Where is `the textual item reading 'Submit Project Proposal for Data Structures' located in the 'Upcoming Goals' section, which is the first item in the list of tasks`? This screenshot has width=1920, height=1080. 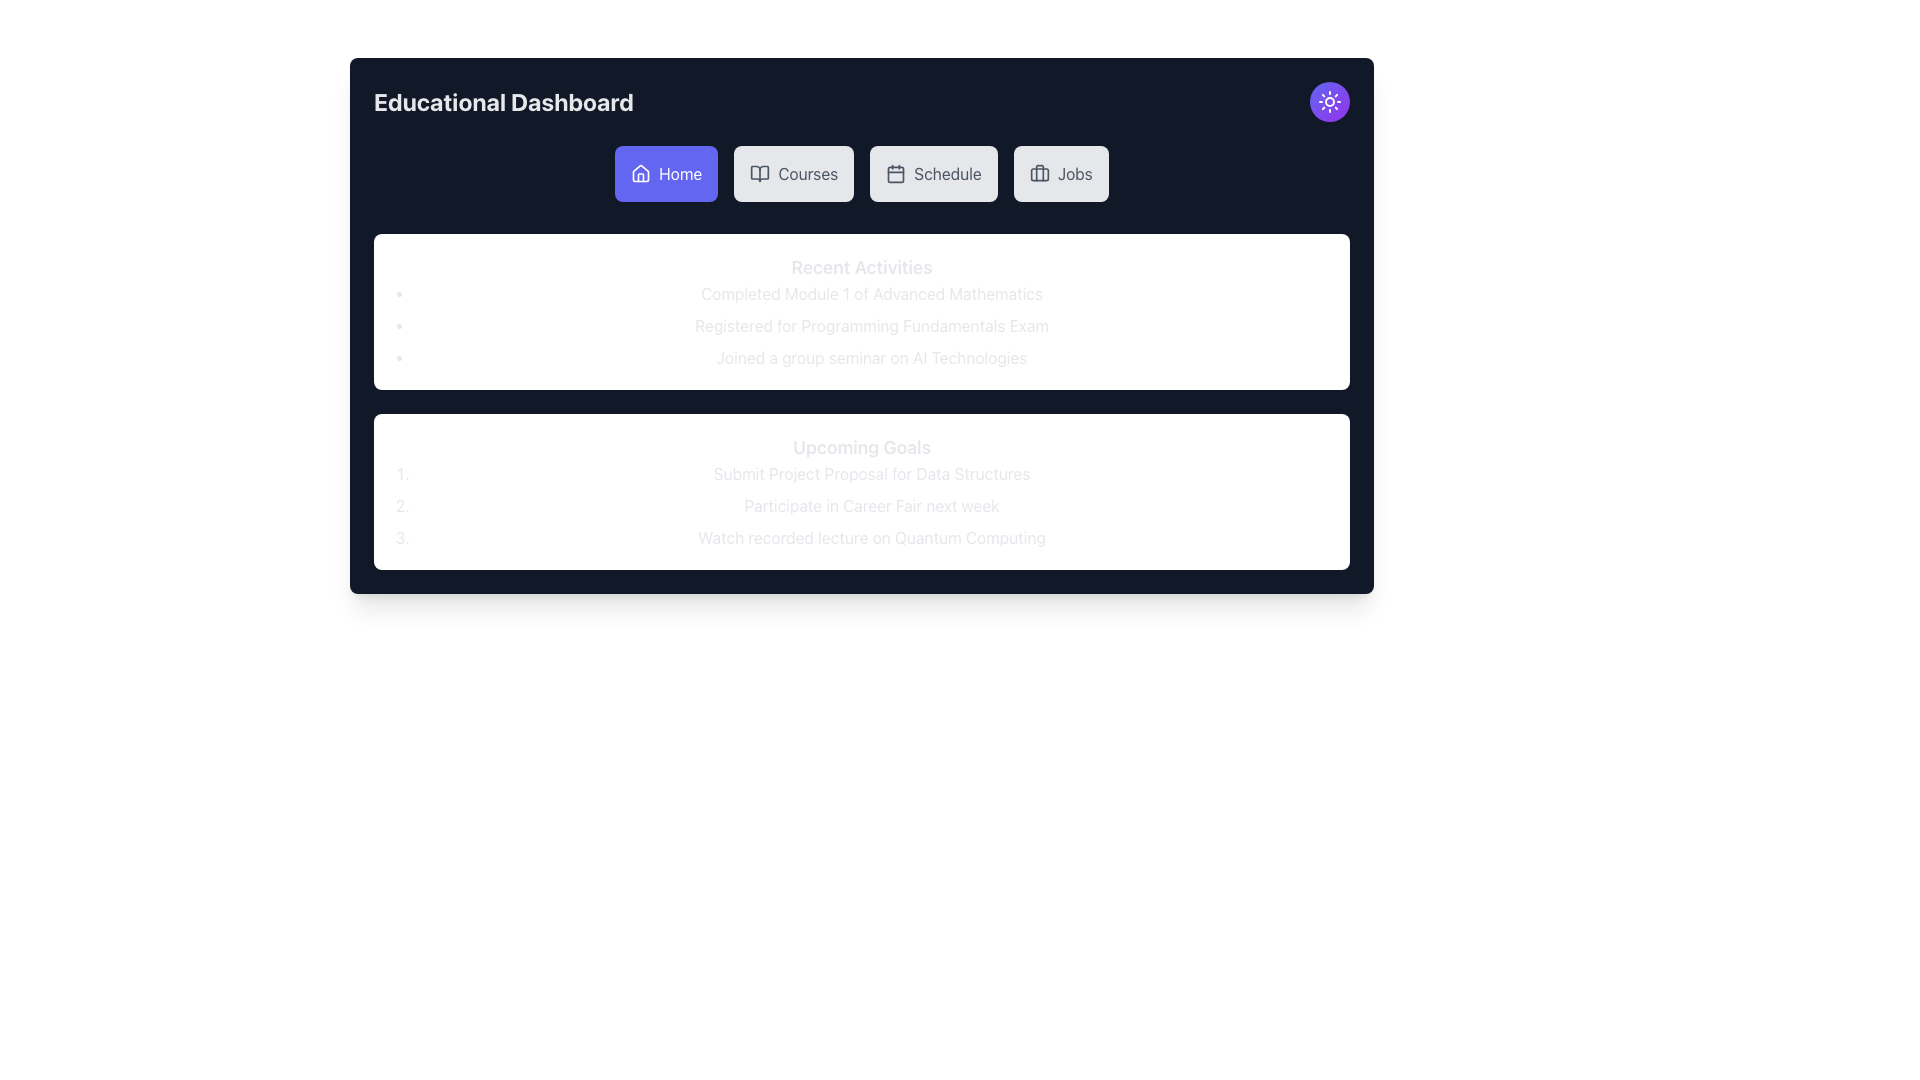 the textual item reading 'Submit Project Proposal for Data Structures' located in the 'Upcoming Goals' section, which is the first item in the list of tasks is located at coordinates (872, 474).